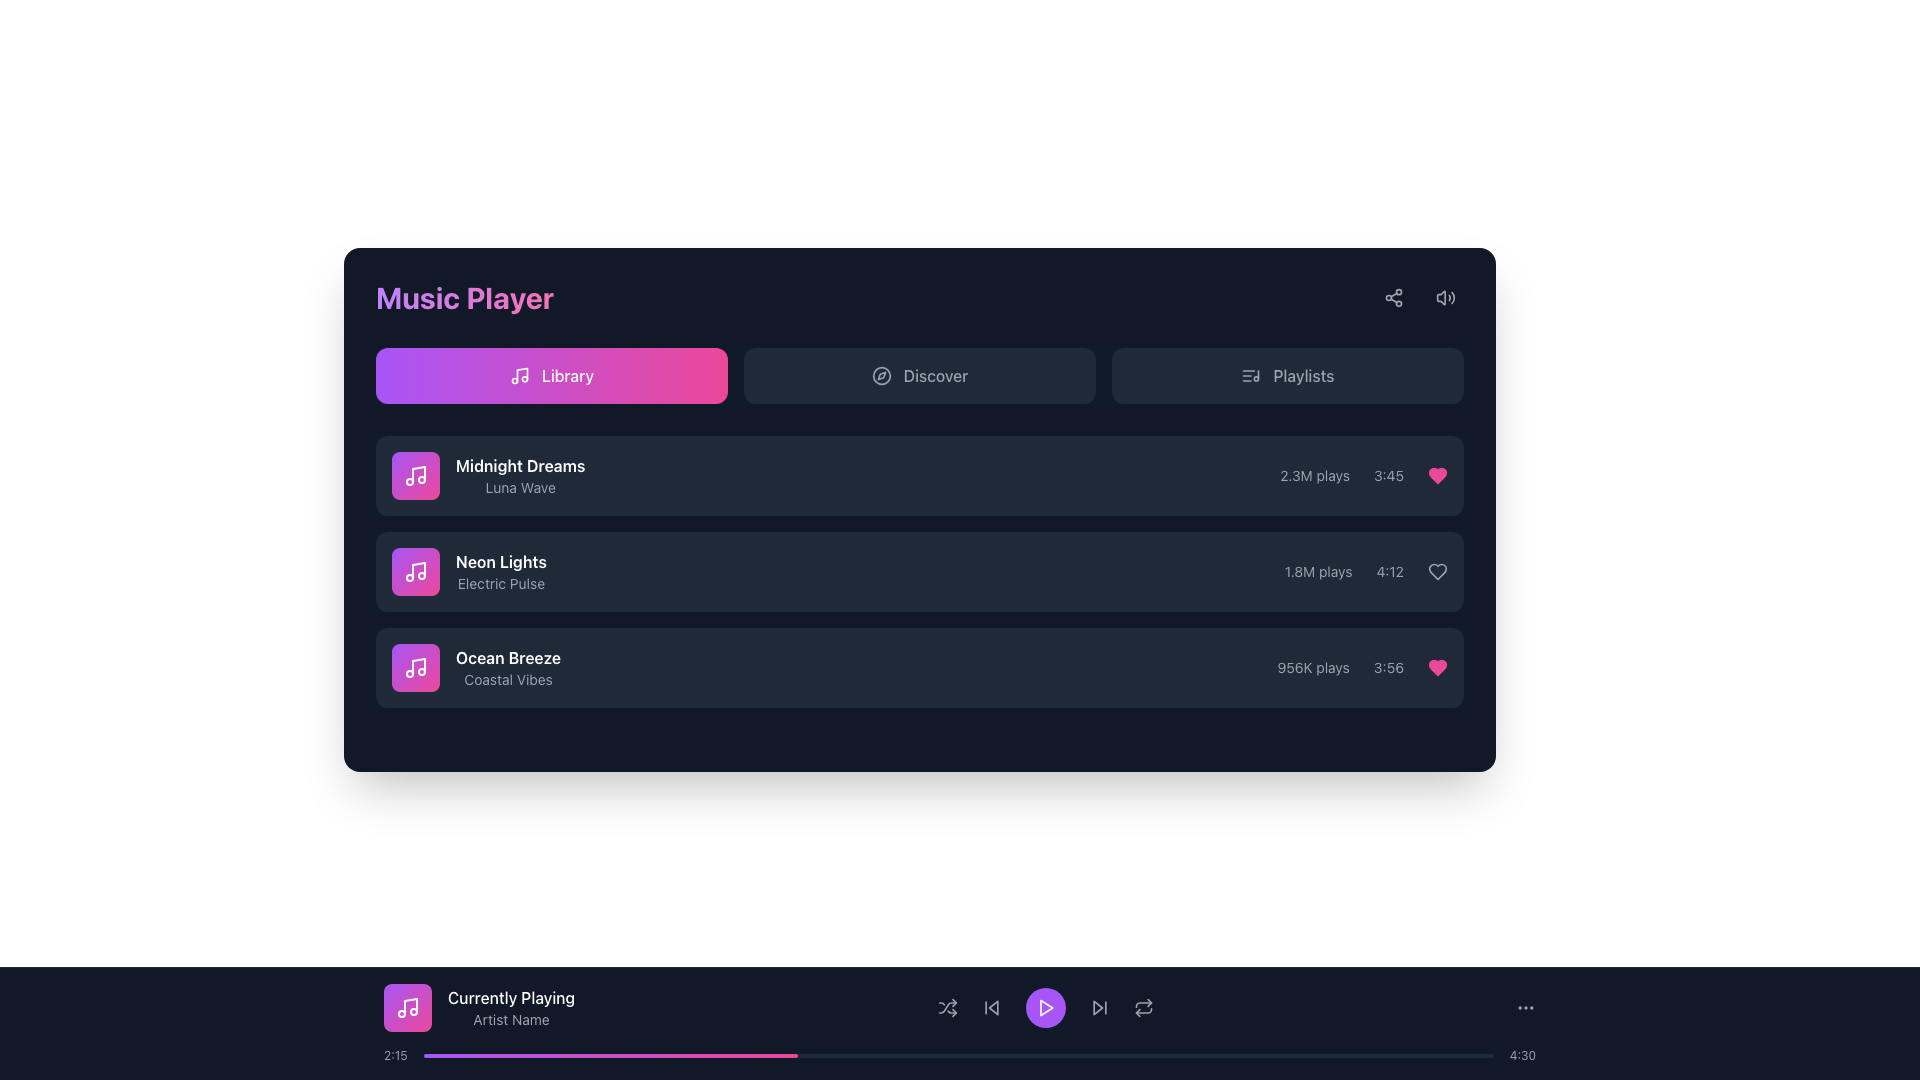  I want to click on the Text label indicating the duration of the associated music track, so click(1389, 571).